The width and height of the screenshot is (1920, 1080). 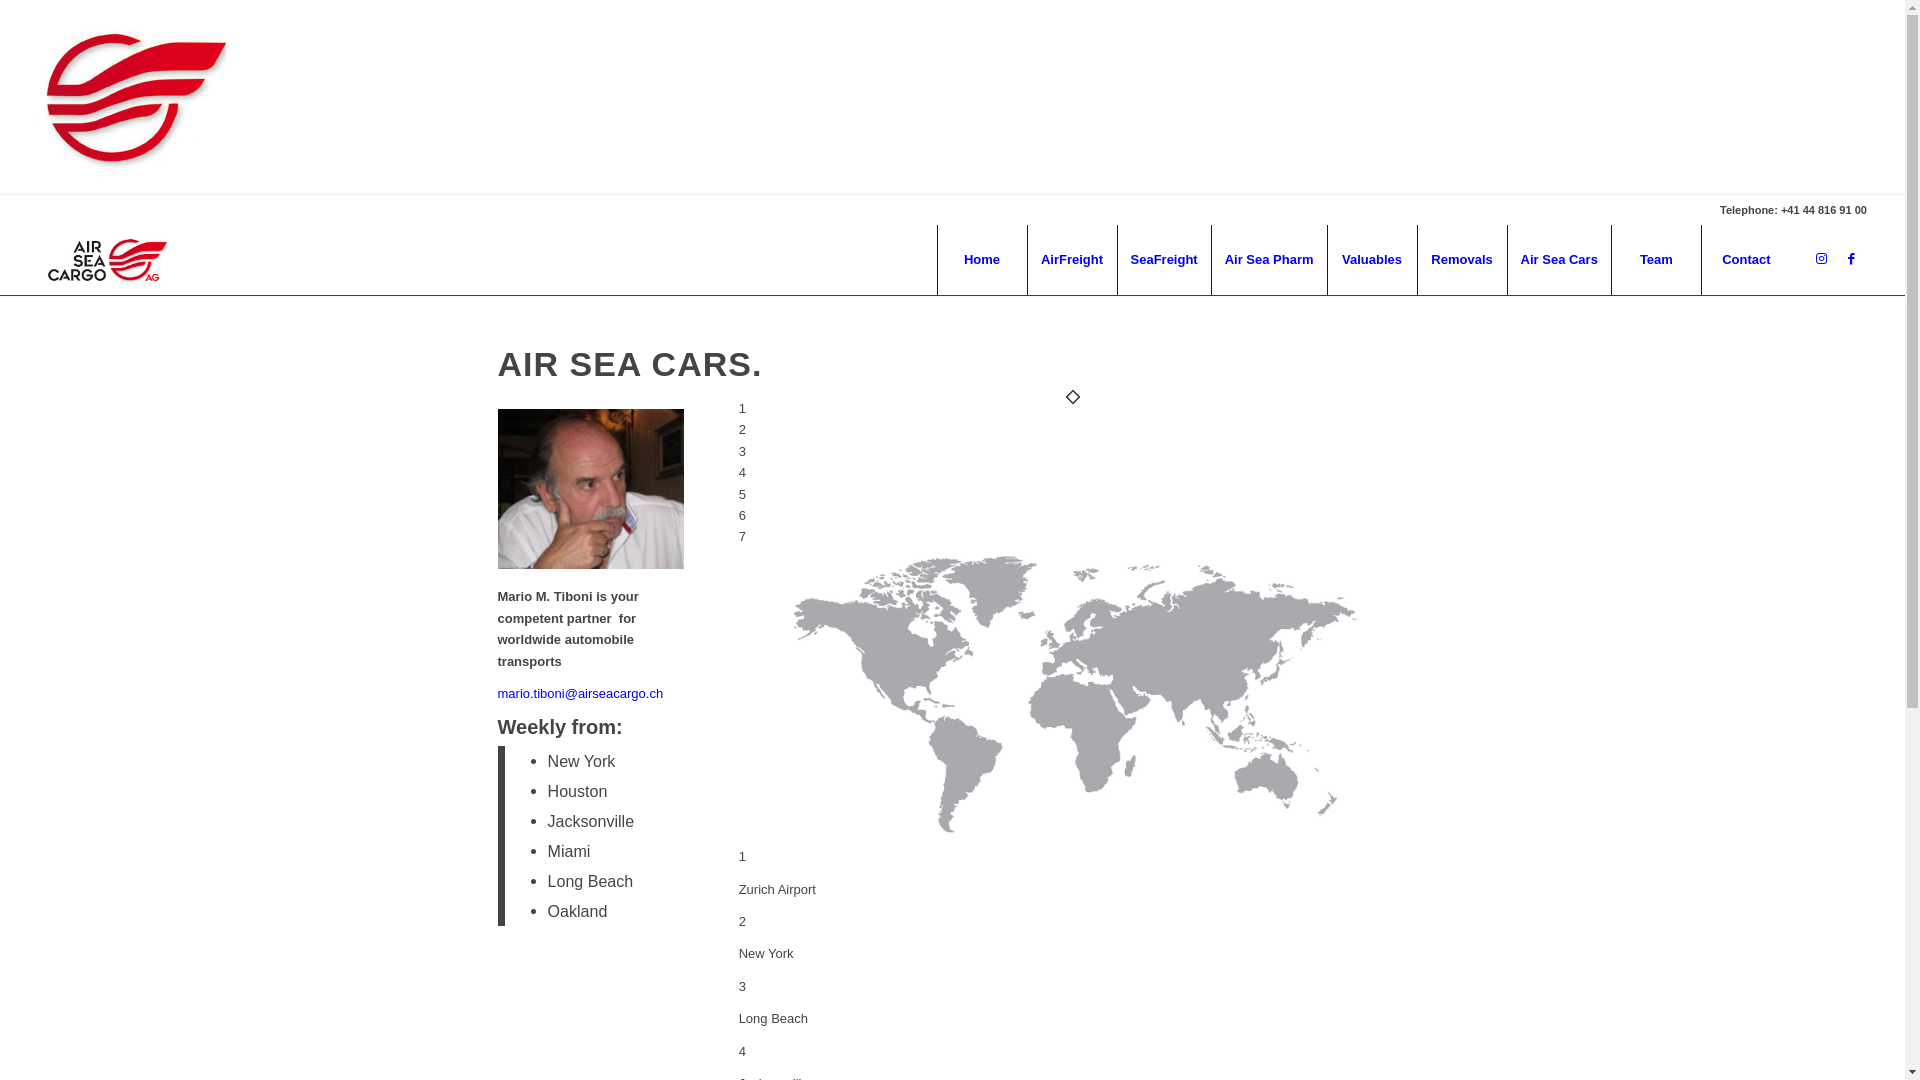 What do you see at coordinates (980, 258) in the screenshot?
I see `'Home'` at bounding box center [980, 258].